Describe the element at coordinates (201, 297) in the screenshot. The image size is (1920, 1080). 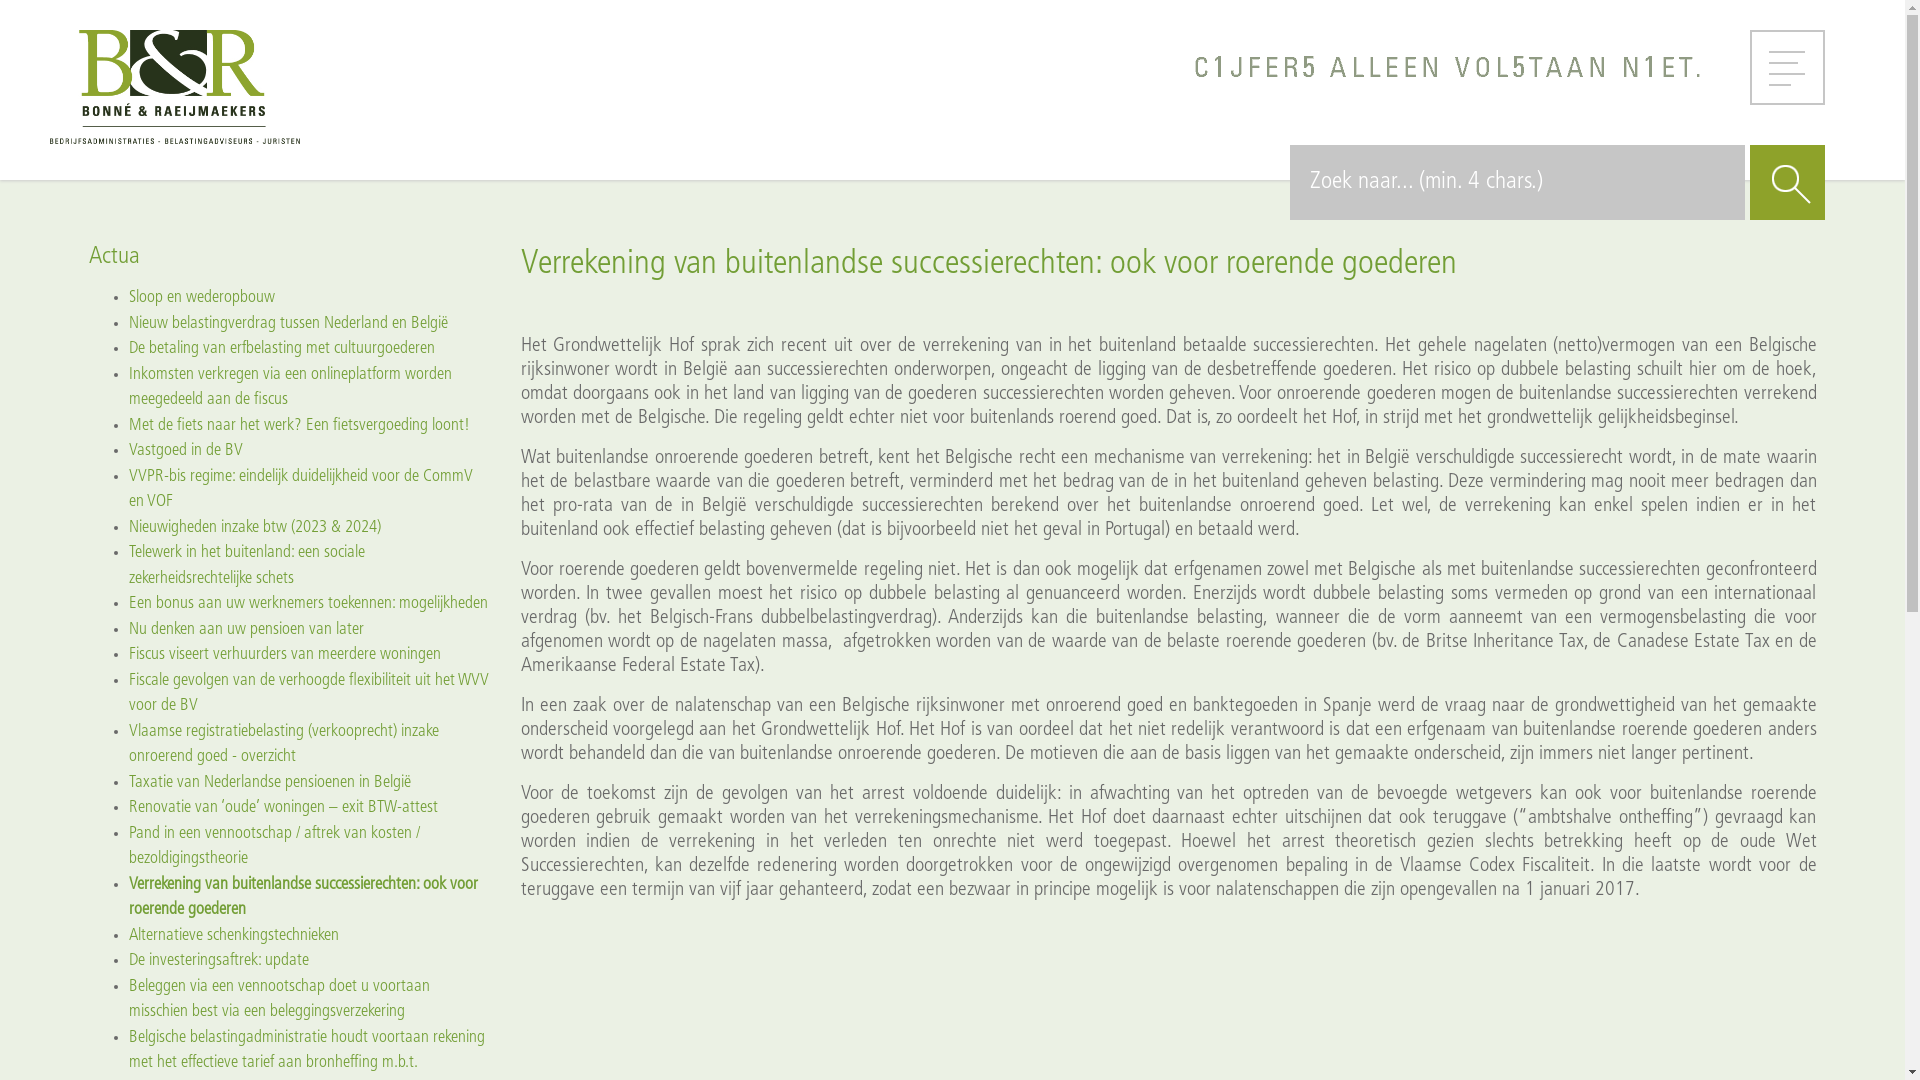
I see `'Sloop en wederopbouw'` at that location.